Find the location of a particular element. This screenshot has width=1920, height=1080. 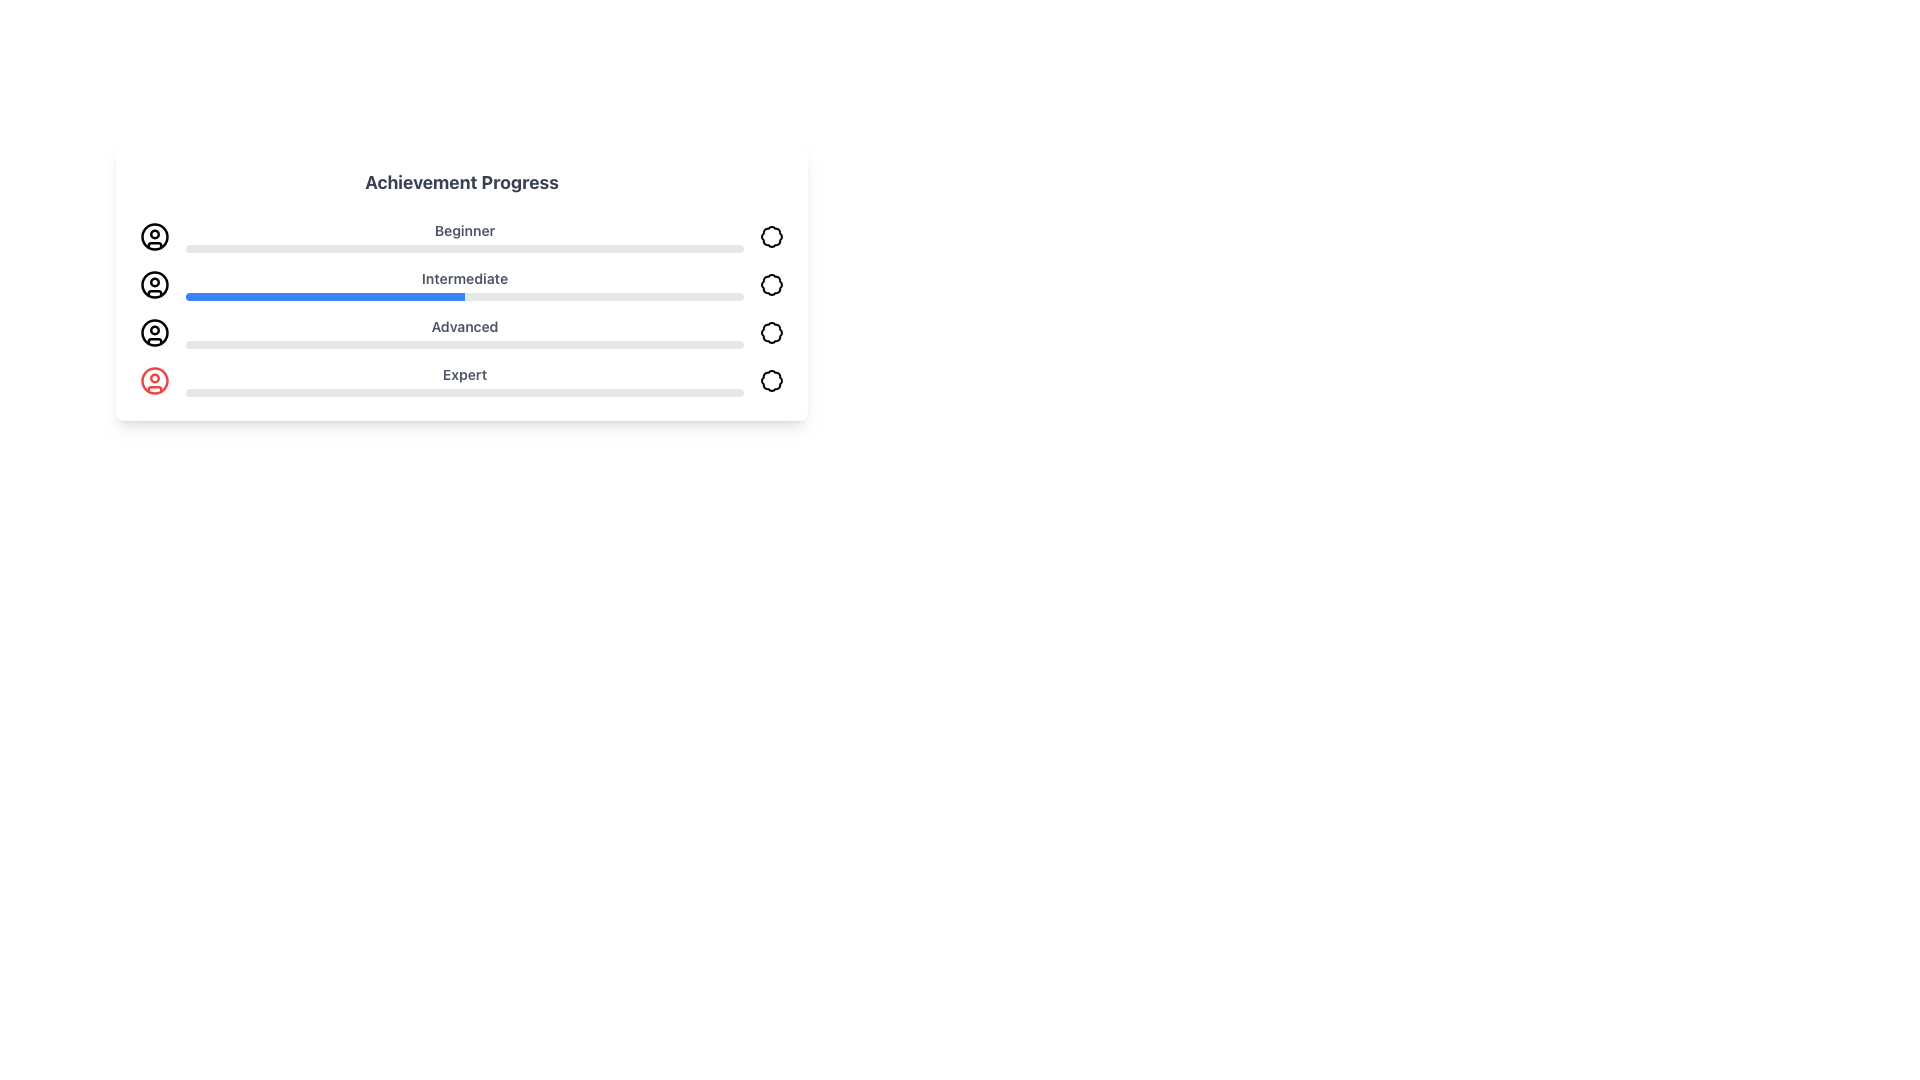

the circular badge with a scalloped outline located in the fourth row of the 'Advanced' section, positioned on the far right adjacent to a horizontal bar is located at coordinates (771, 331).